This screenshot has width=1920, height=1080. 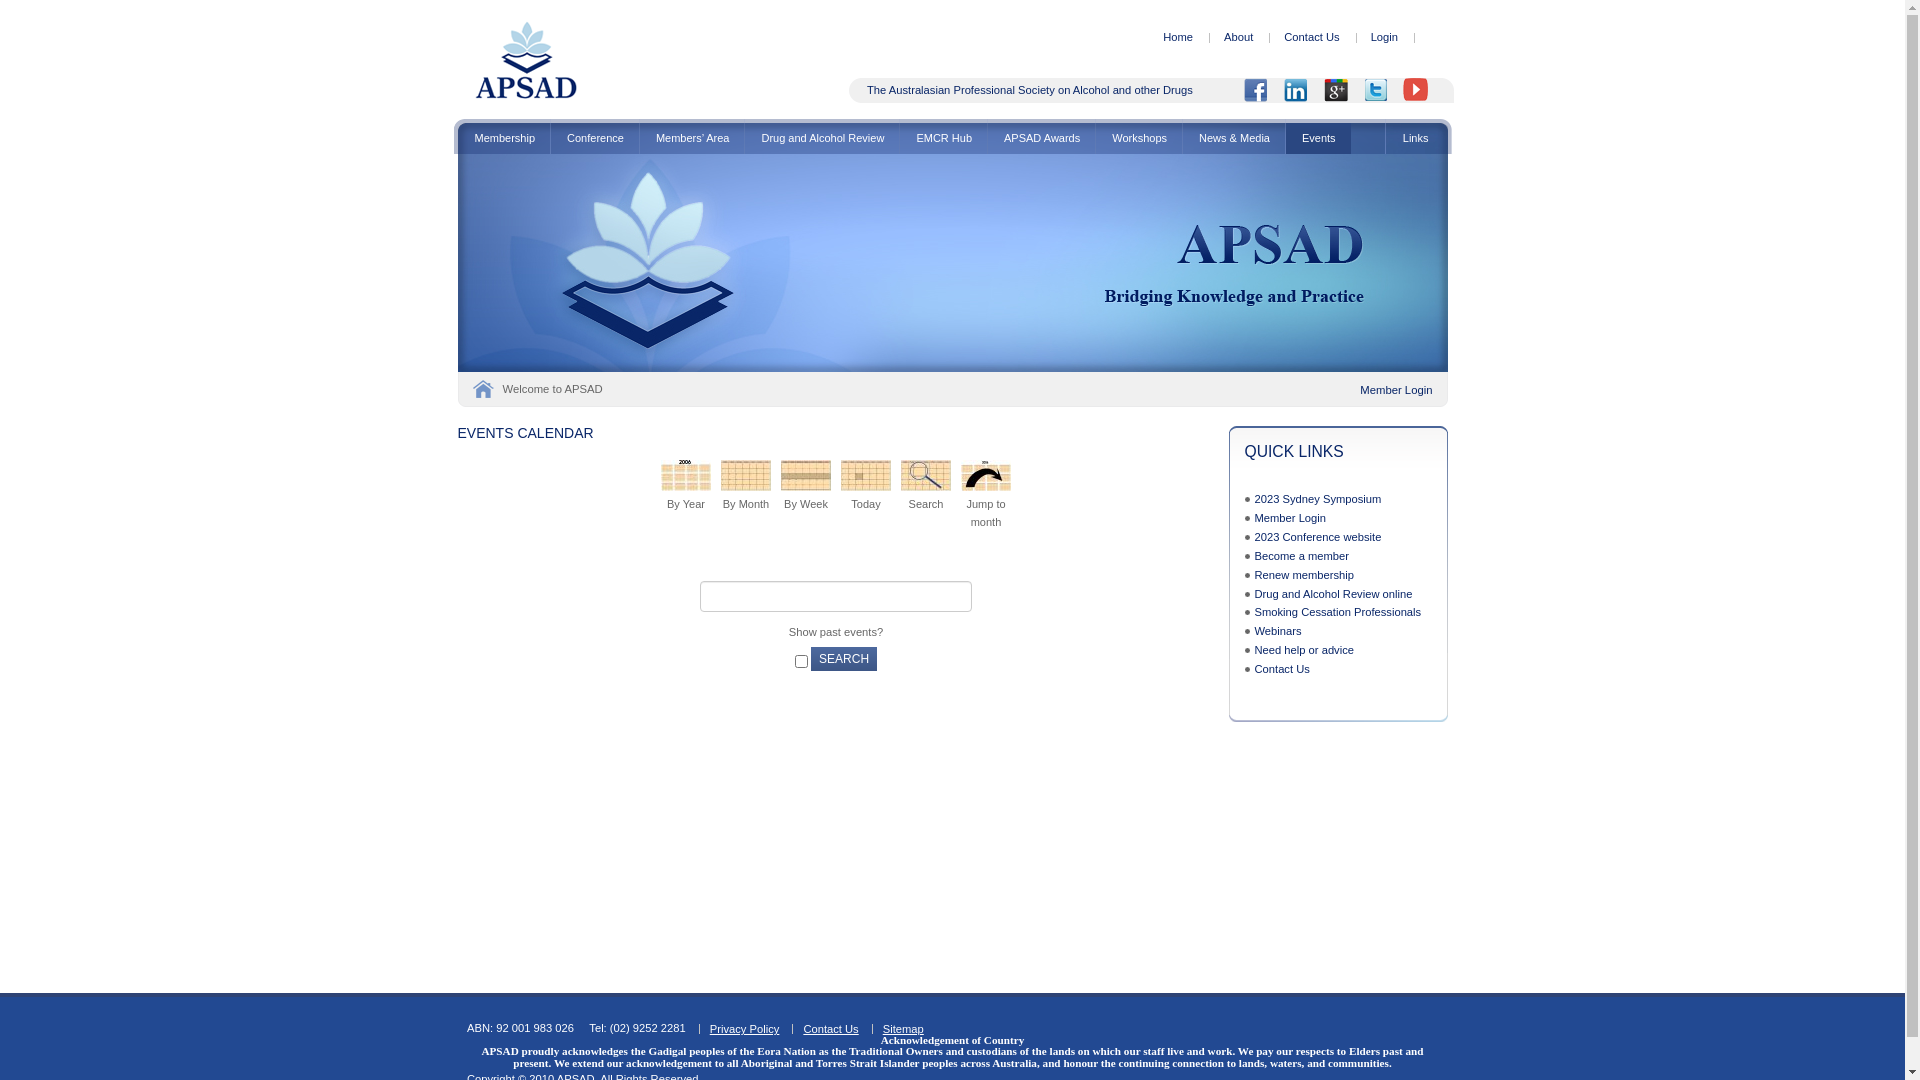 What do you see at coordinates (1304, 650) in the screenshot?
I see `'Need help or advice'` at bounding box center [1304, 650].